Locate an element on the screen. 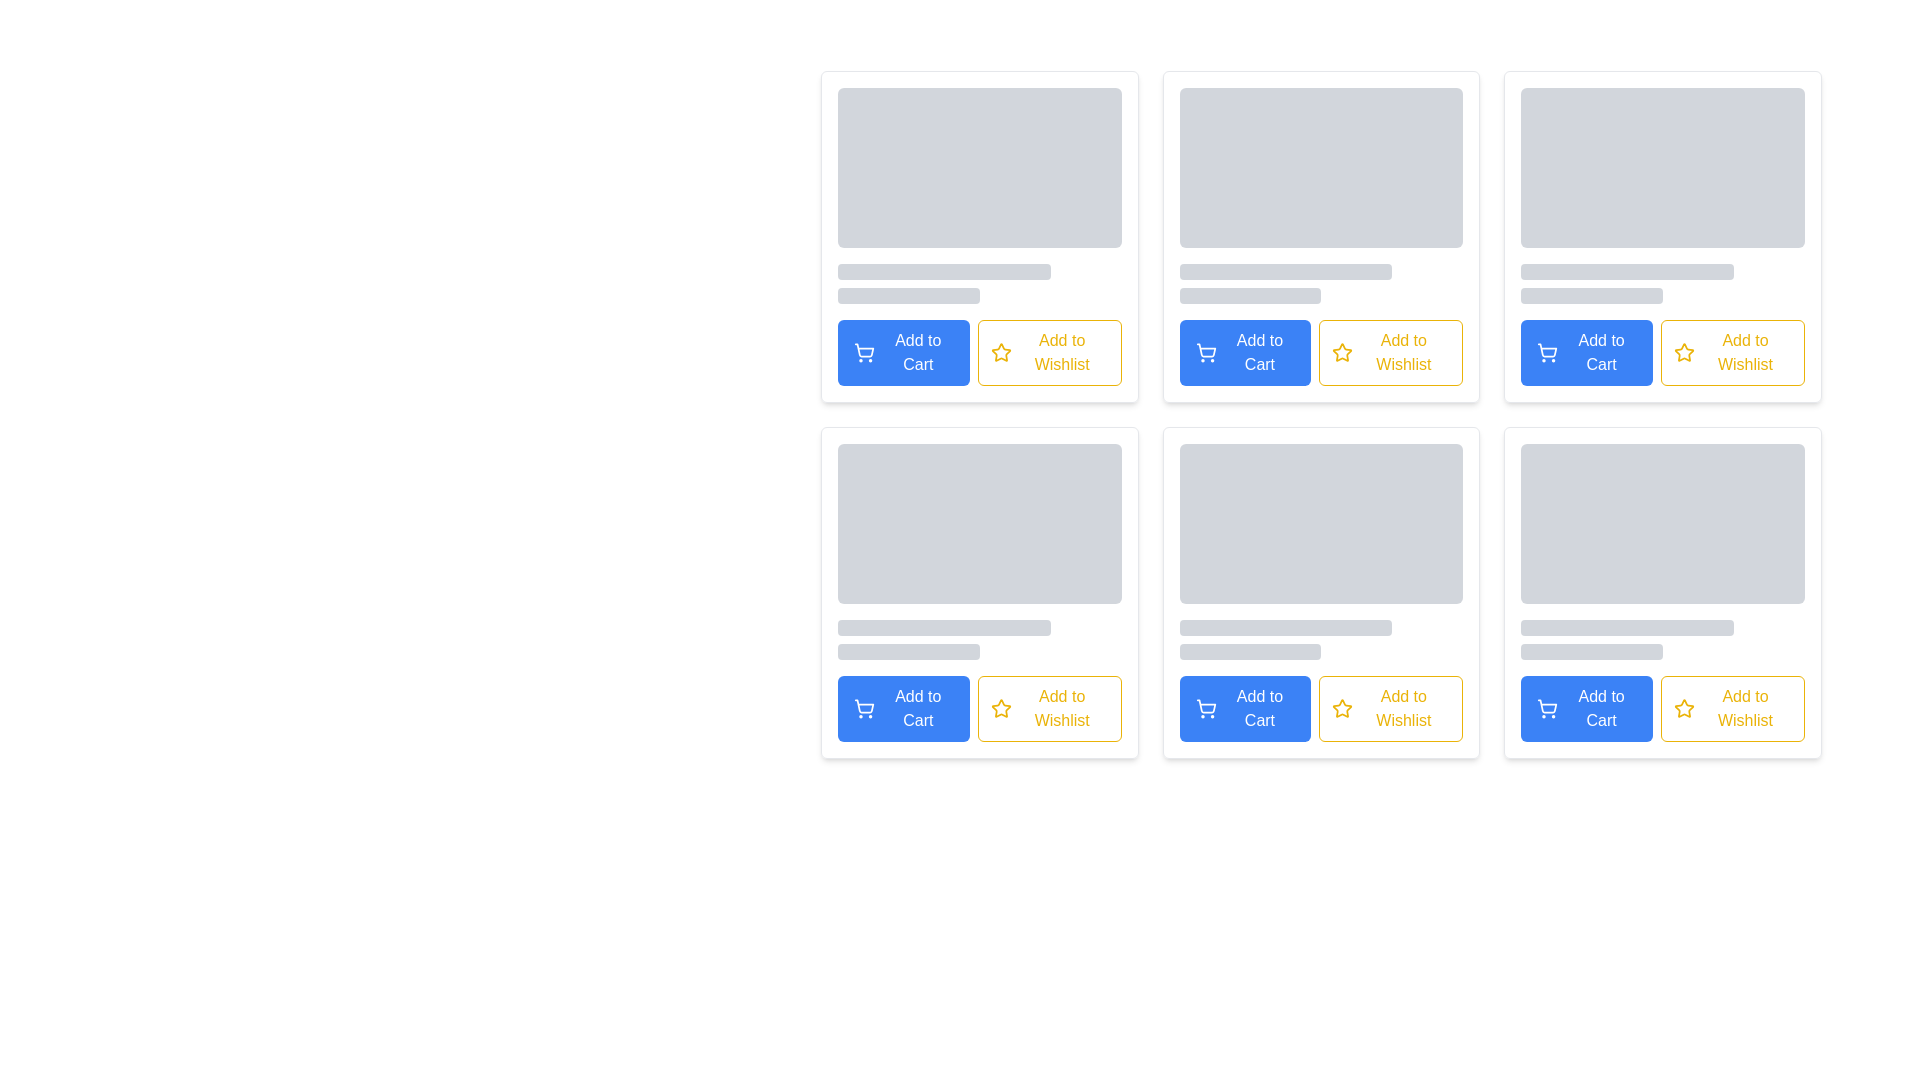  the thin gray rectangular bar with rounded ends, styled as a placeholder or progress bar, located at the bottom of a card-like component on the right side of the last row of a grid layout is located at coordinates (1591, 651).